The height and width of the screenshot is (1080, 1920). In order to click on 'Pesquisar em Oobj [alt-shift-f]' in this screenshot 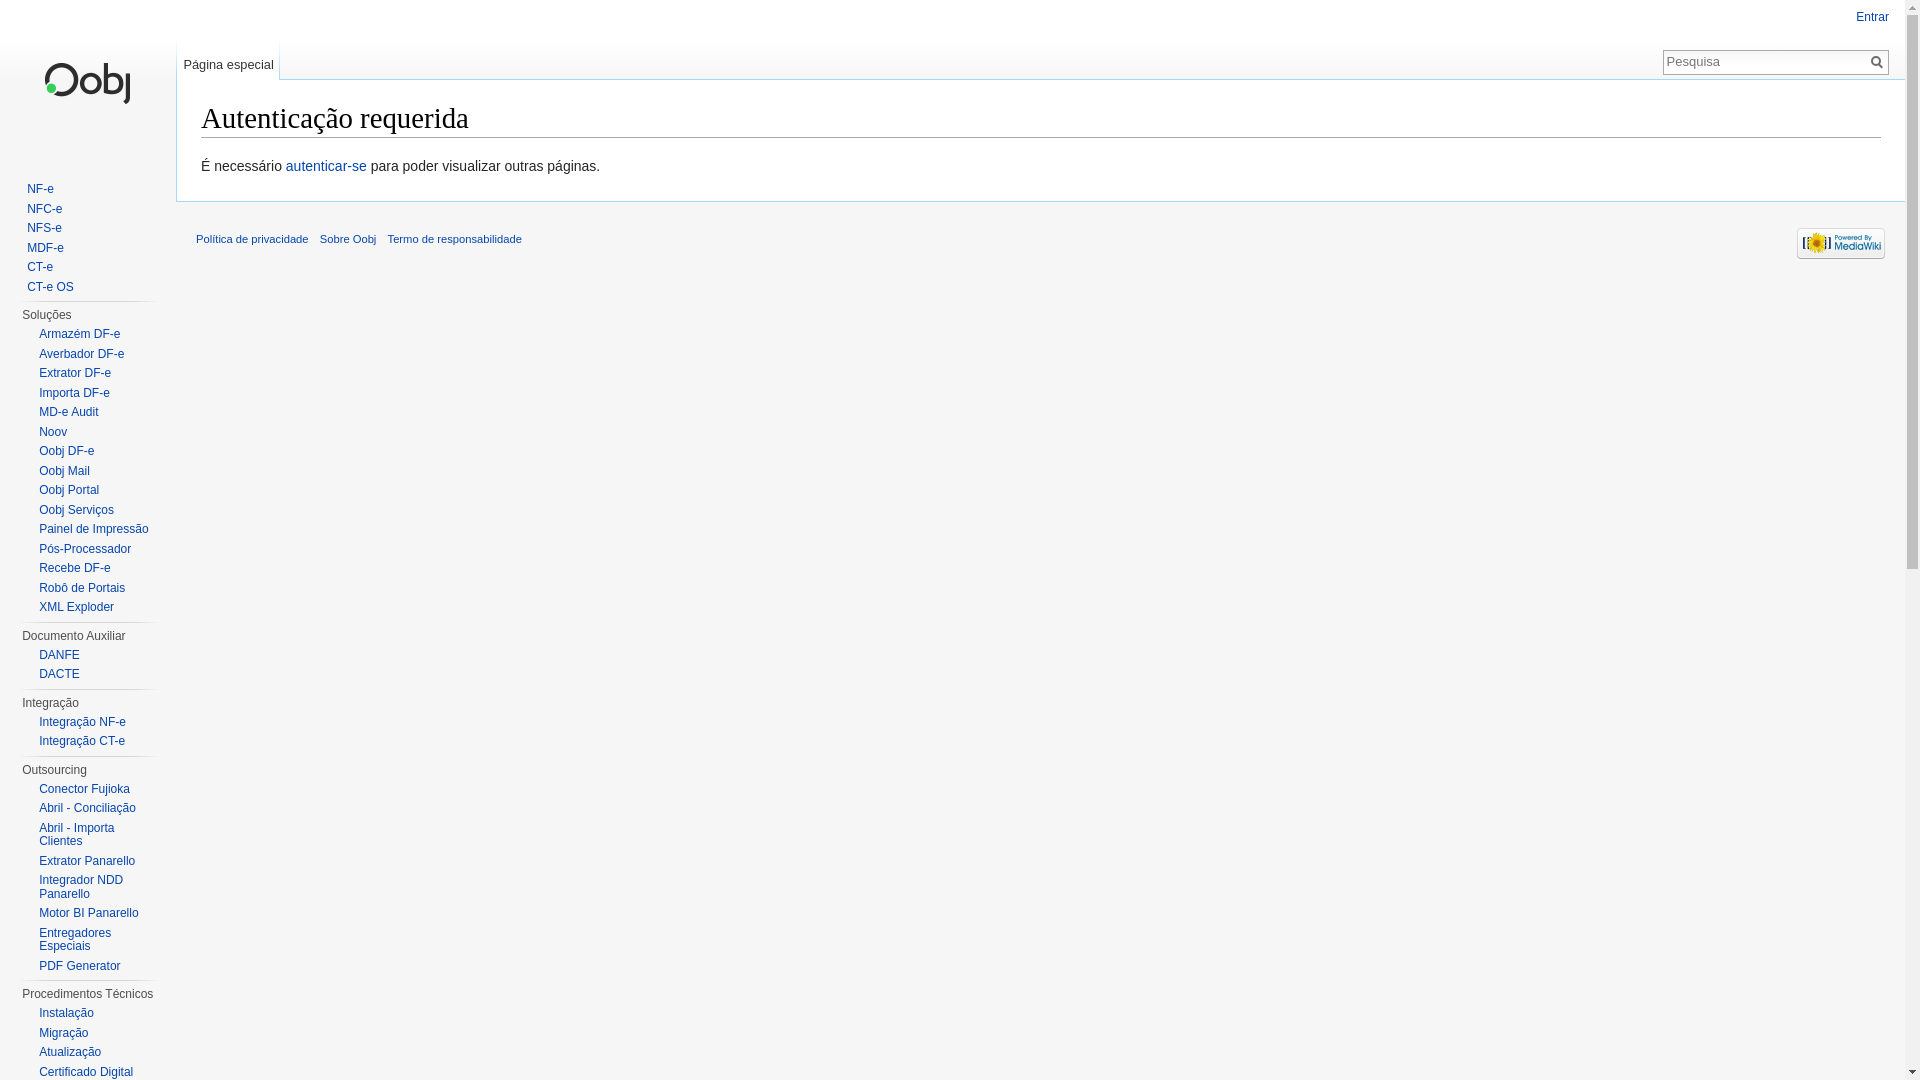, I will do `click(1664, 60)`.